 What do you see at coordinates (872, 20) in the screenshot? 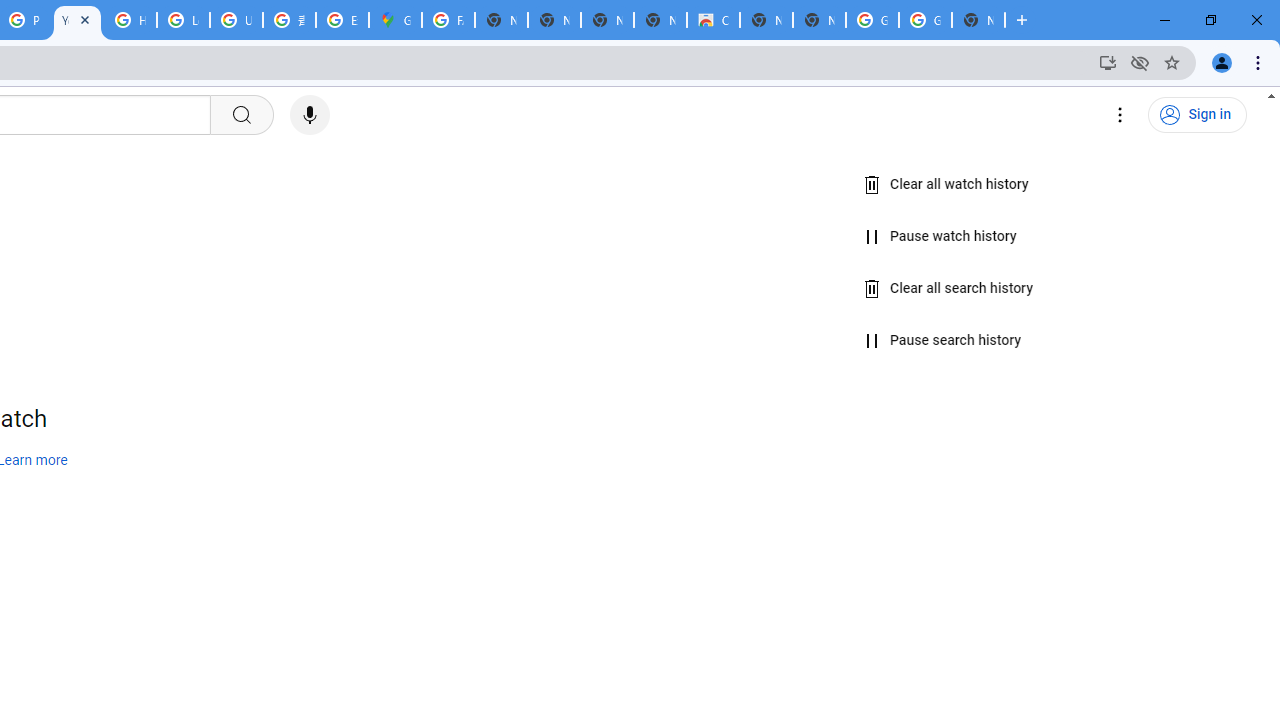
I see `'Google Images'` at bounding box center [872, 20].